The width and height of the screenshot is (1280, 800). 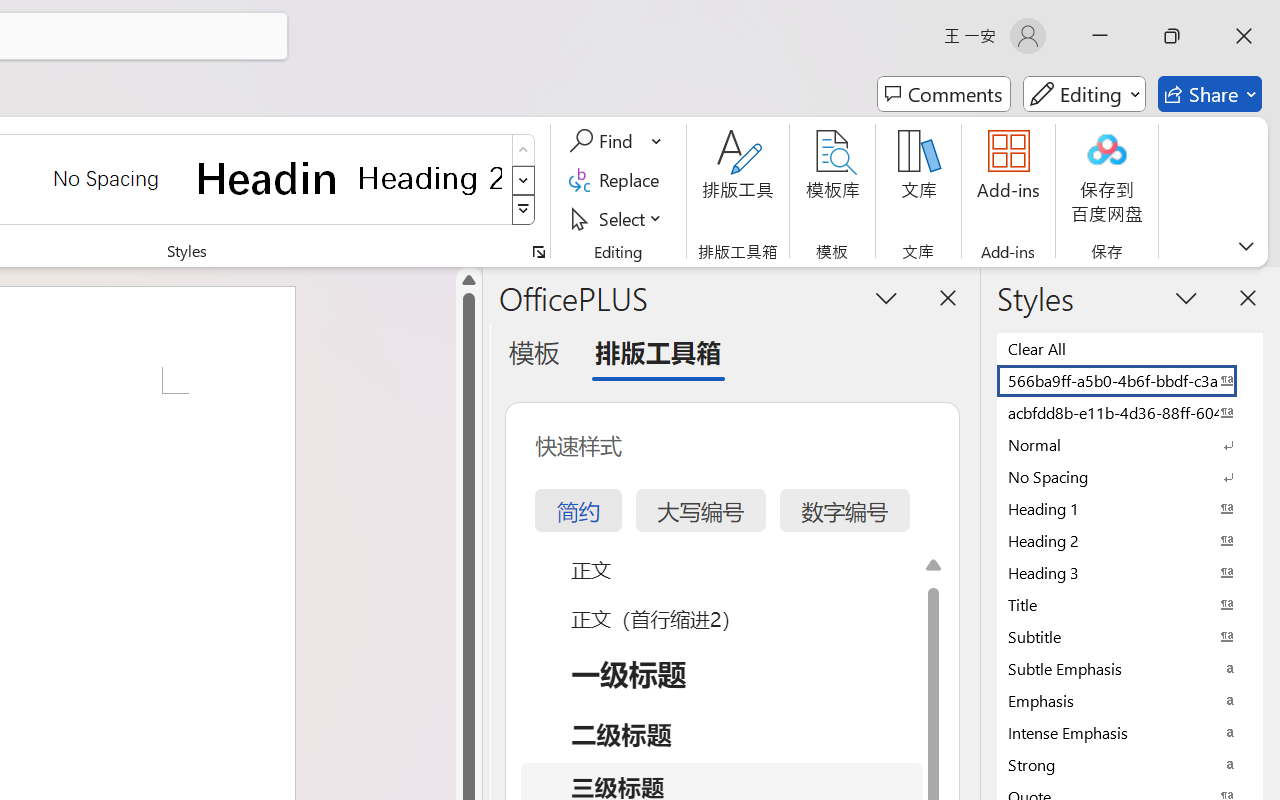 I want to click on 'Close', so click(x=1243, y=35).